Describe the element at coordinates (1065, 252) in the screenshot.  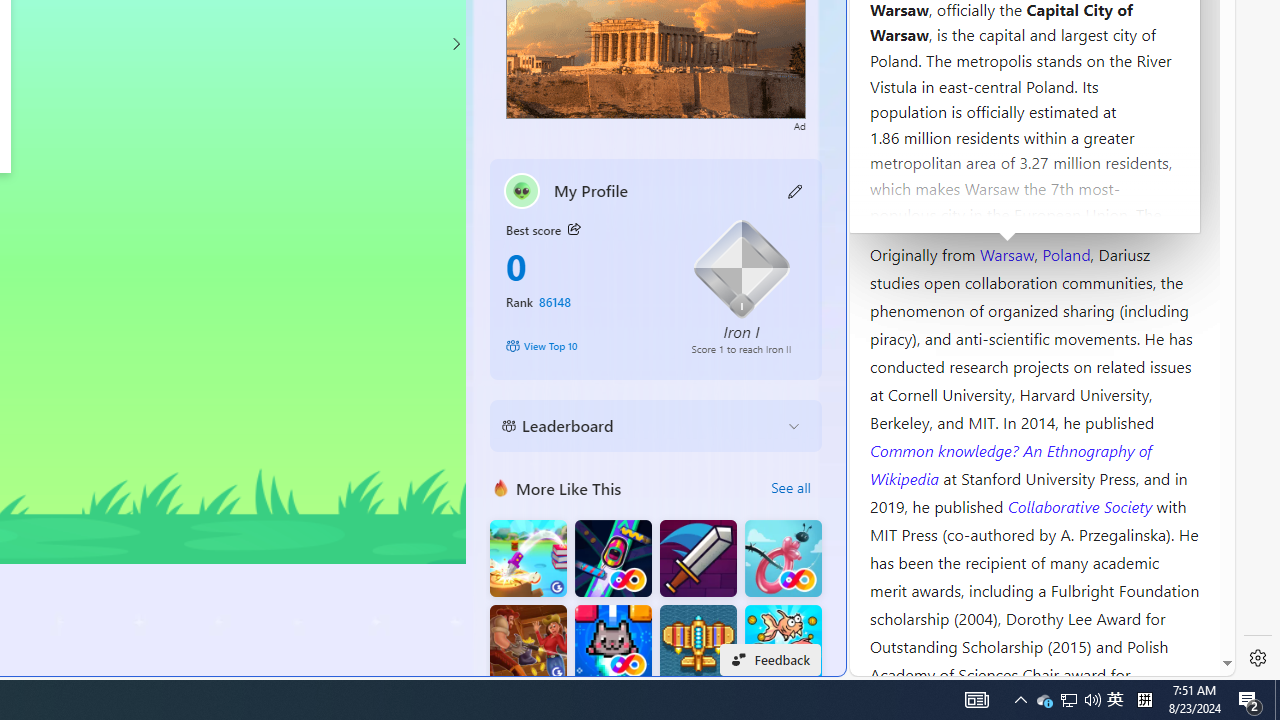
I see `'Poland'` at that location.